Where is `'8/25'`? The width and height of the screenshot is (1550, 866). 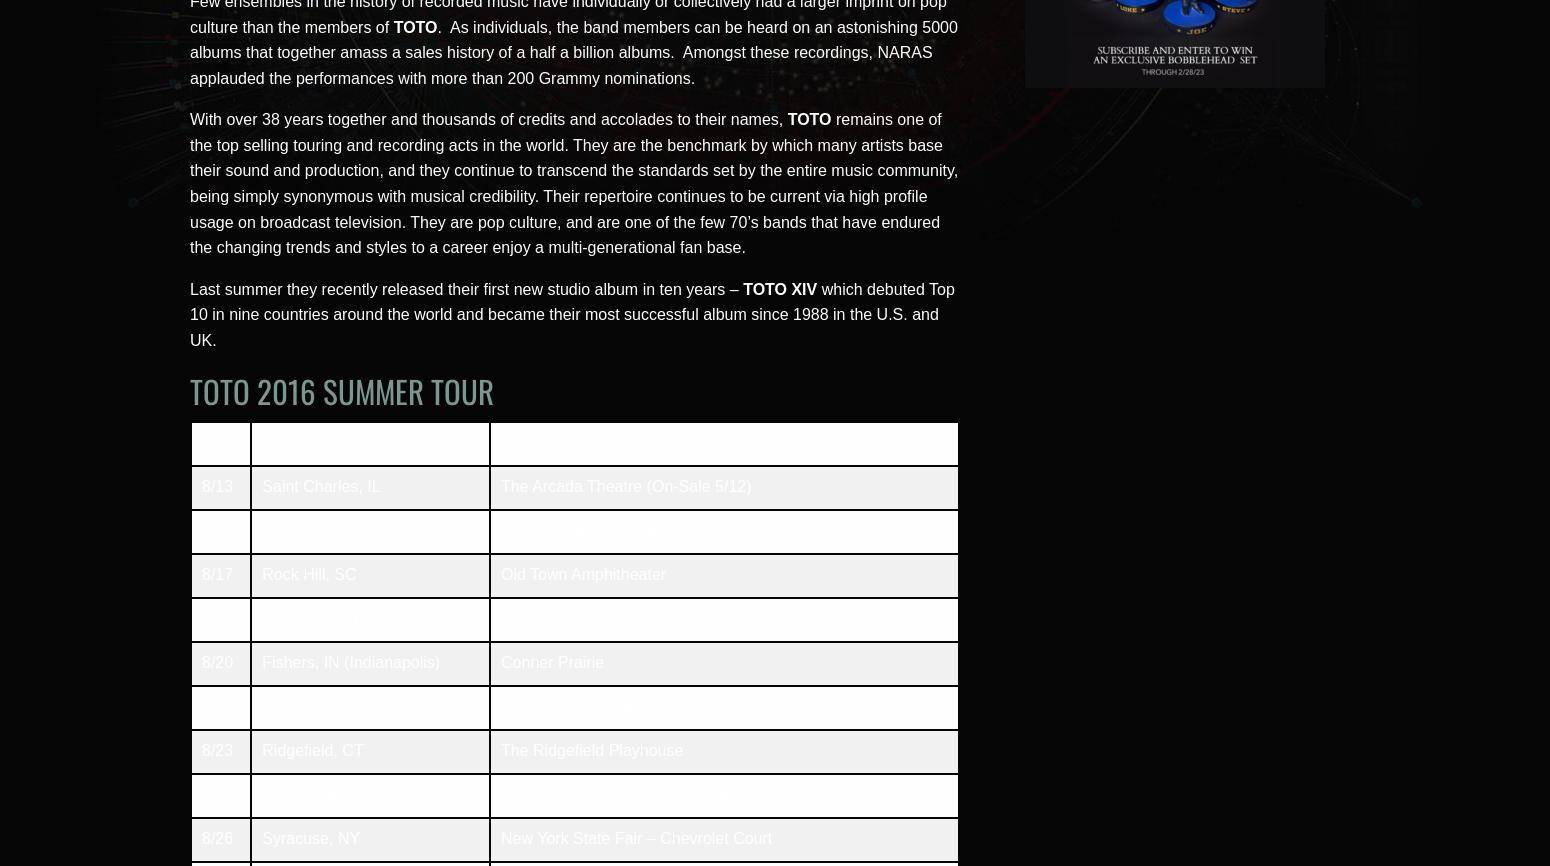 '8/25' is located at coordinates (200, 793).